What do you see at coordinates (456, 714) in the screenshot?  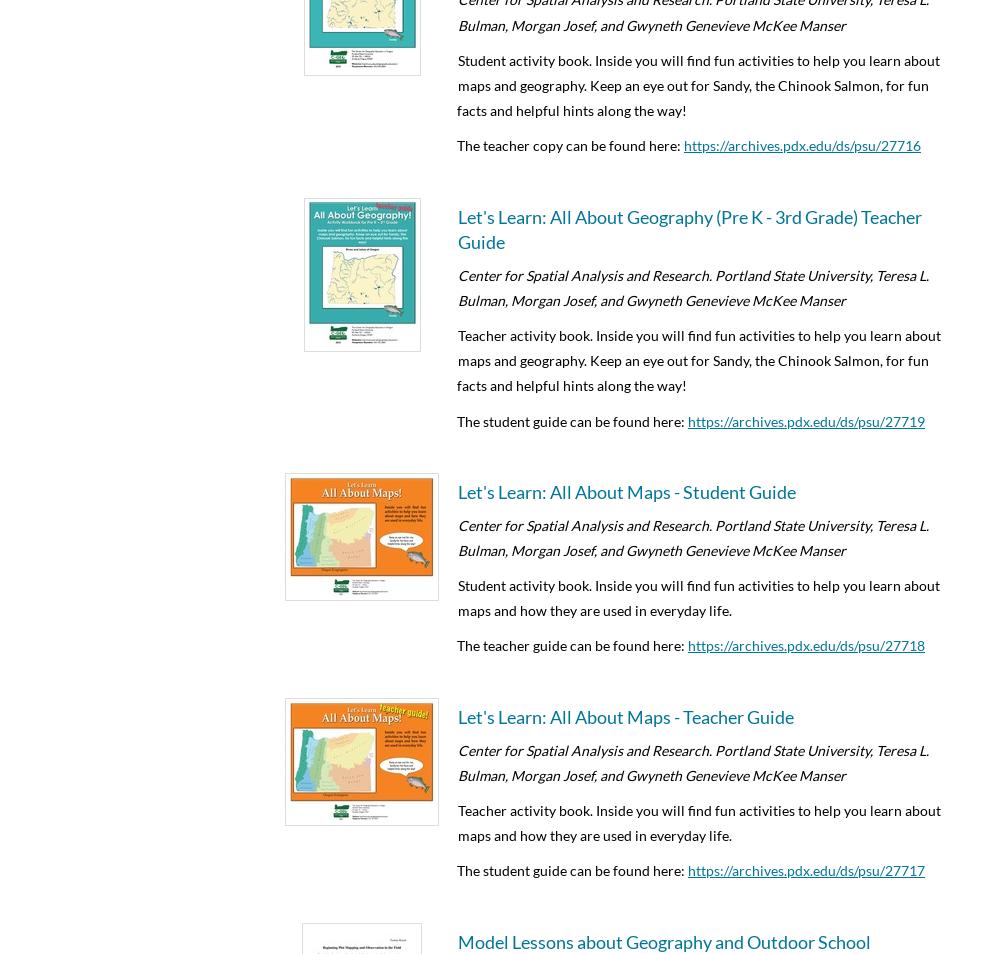 I see `'Let's Learn: All About Maps - Teacher Guide'` at bounding box center [456, 714].